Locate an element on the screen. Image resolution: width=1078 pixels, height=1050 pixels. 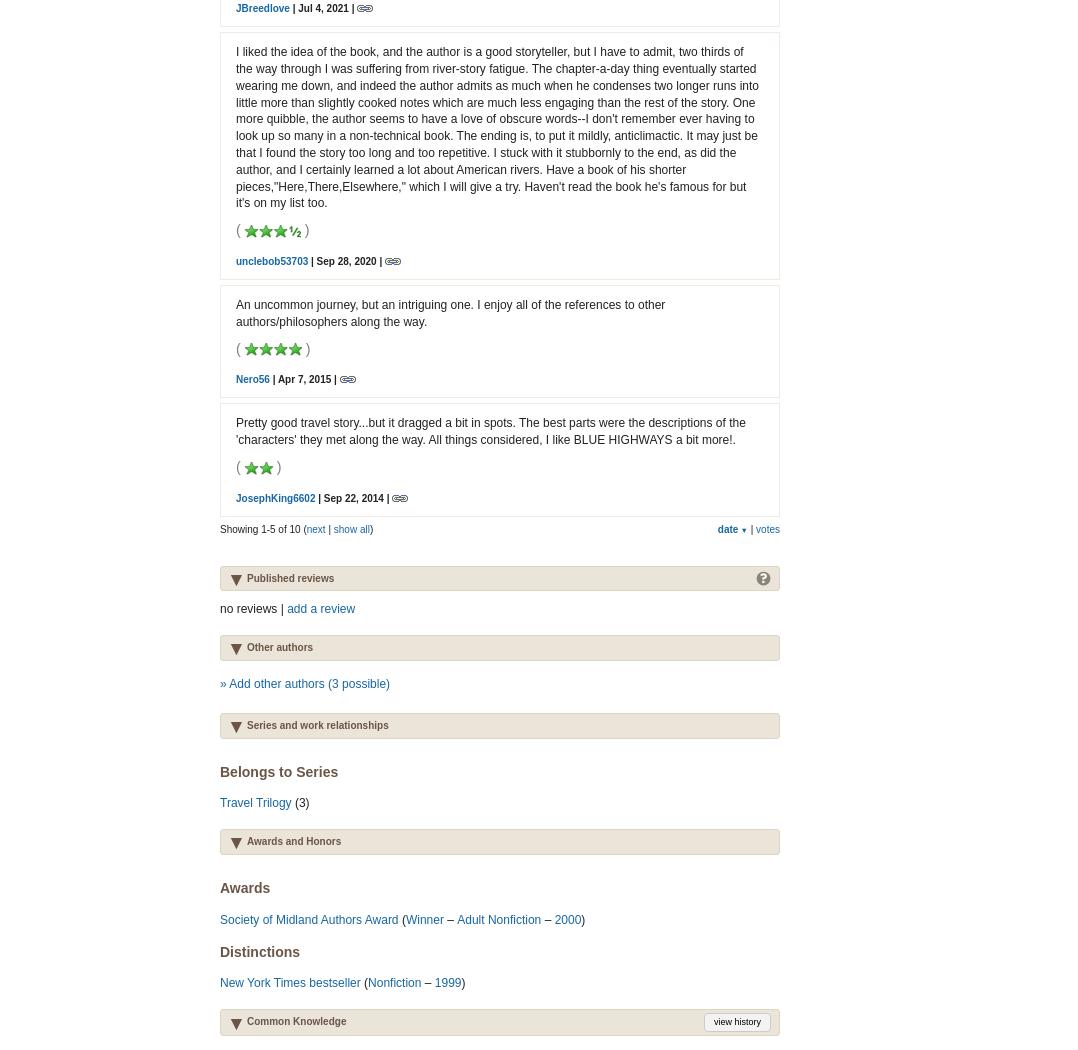
'votes' is located at coordinates (767, 528).